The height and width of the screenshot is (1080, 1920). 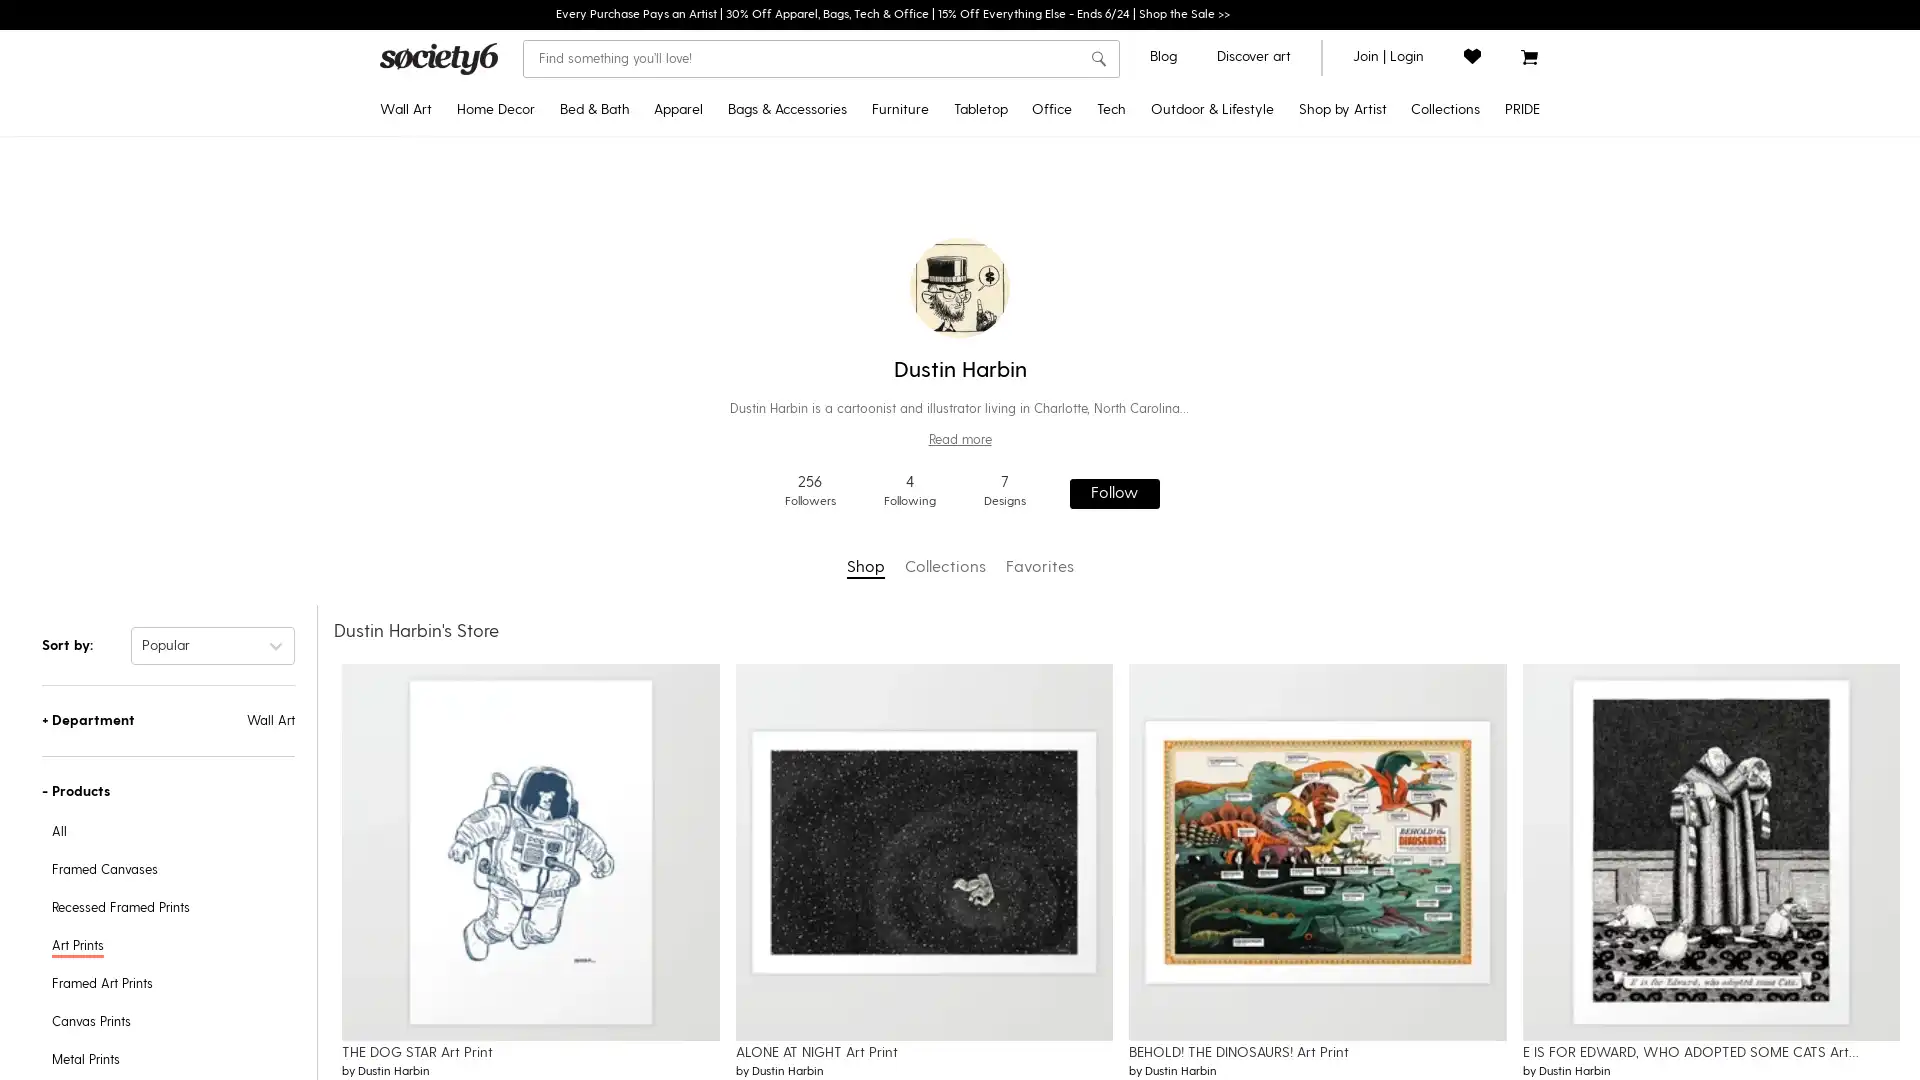 I want to click on Outdoor & Lifestyle, so click(x=1210, y=110).